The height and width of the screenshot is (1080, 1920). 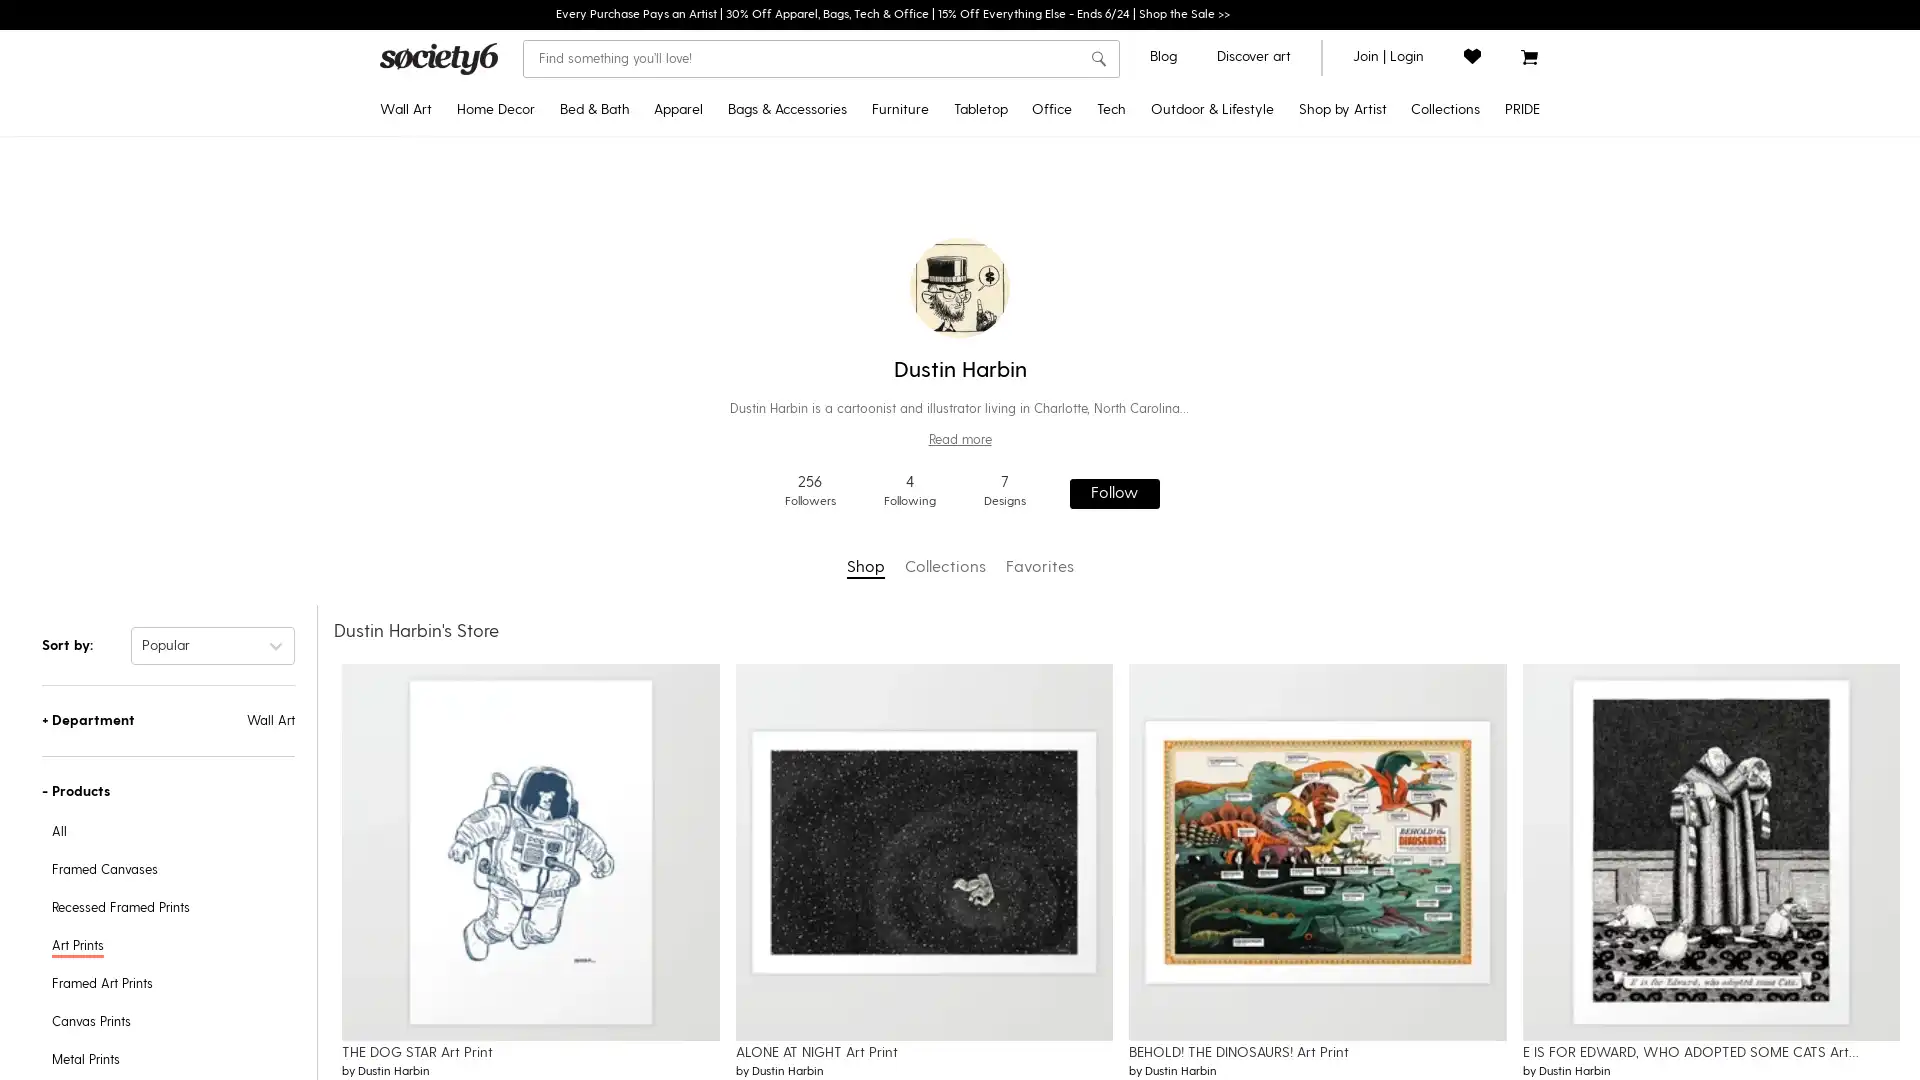 I want to click on Outdoor & Lifestyle, so click(x=1210, y=110).